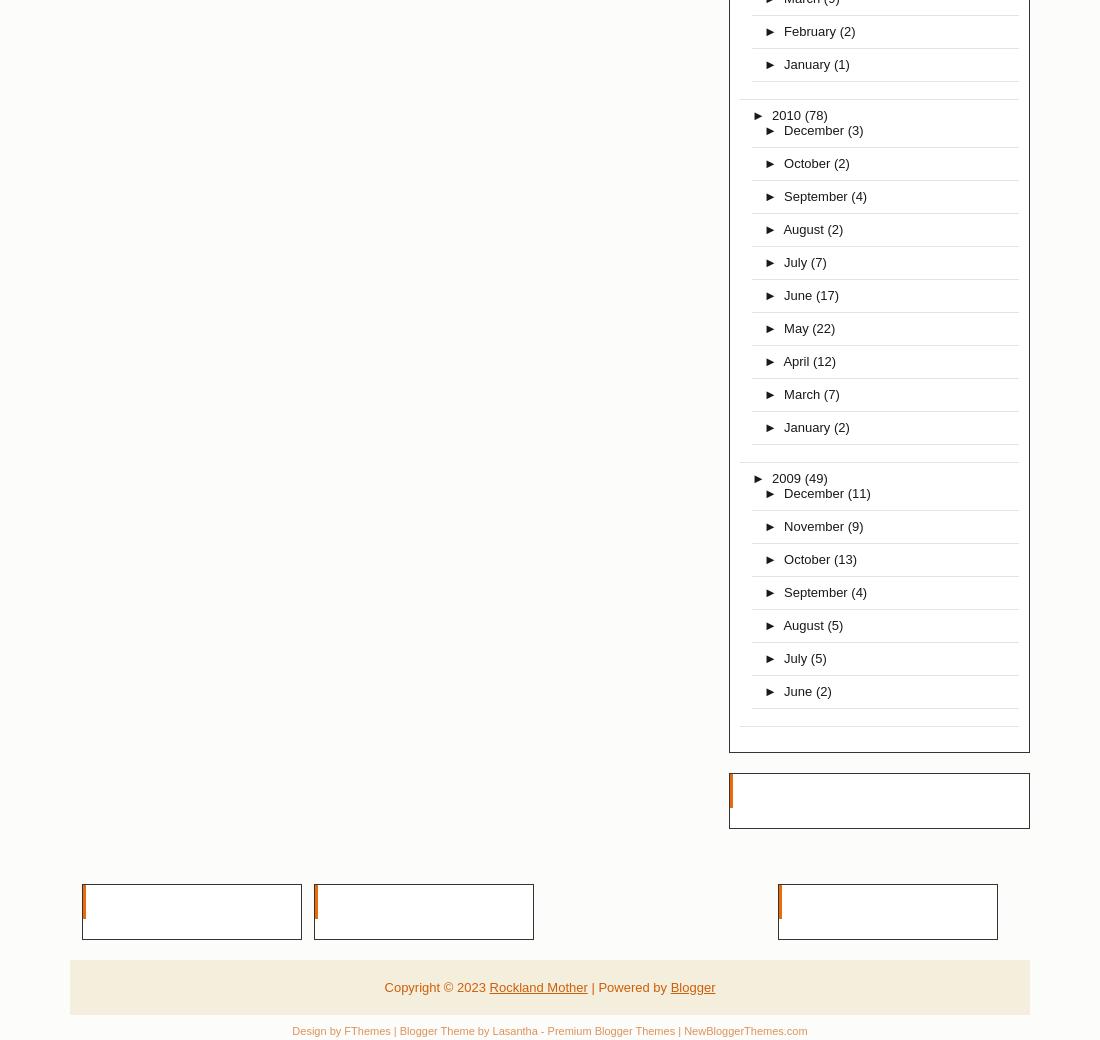  What do you see at coordinates (783, 327) in the screenshot?
I see `'May'` at bounding box center [783, 327].